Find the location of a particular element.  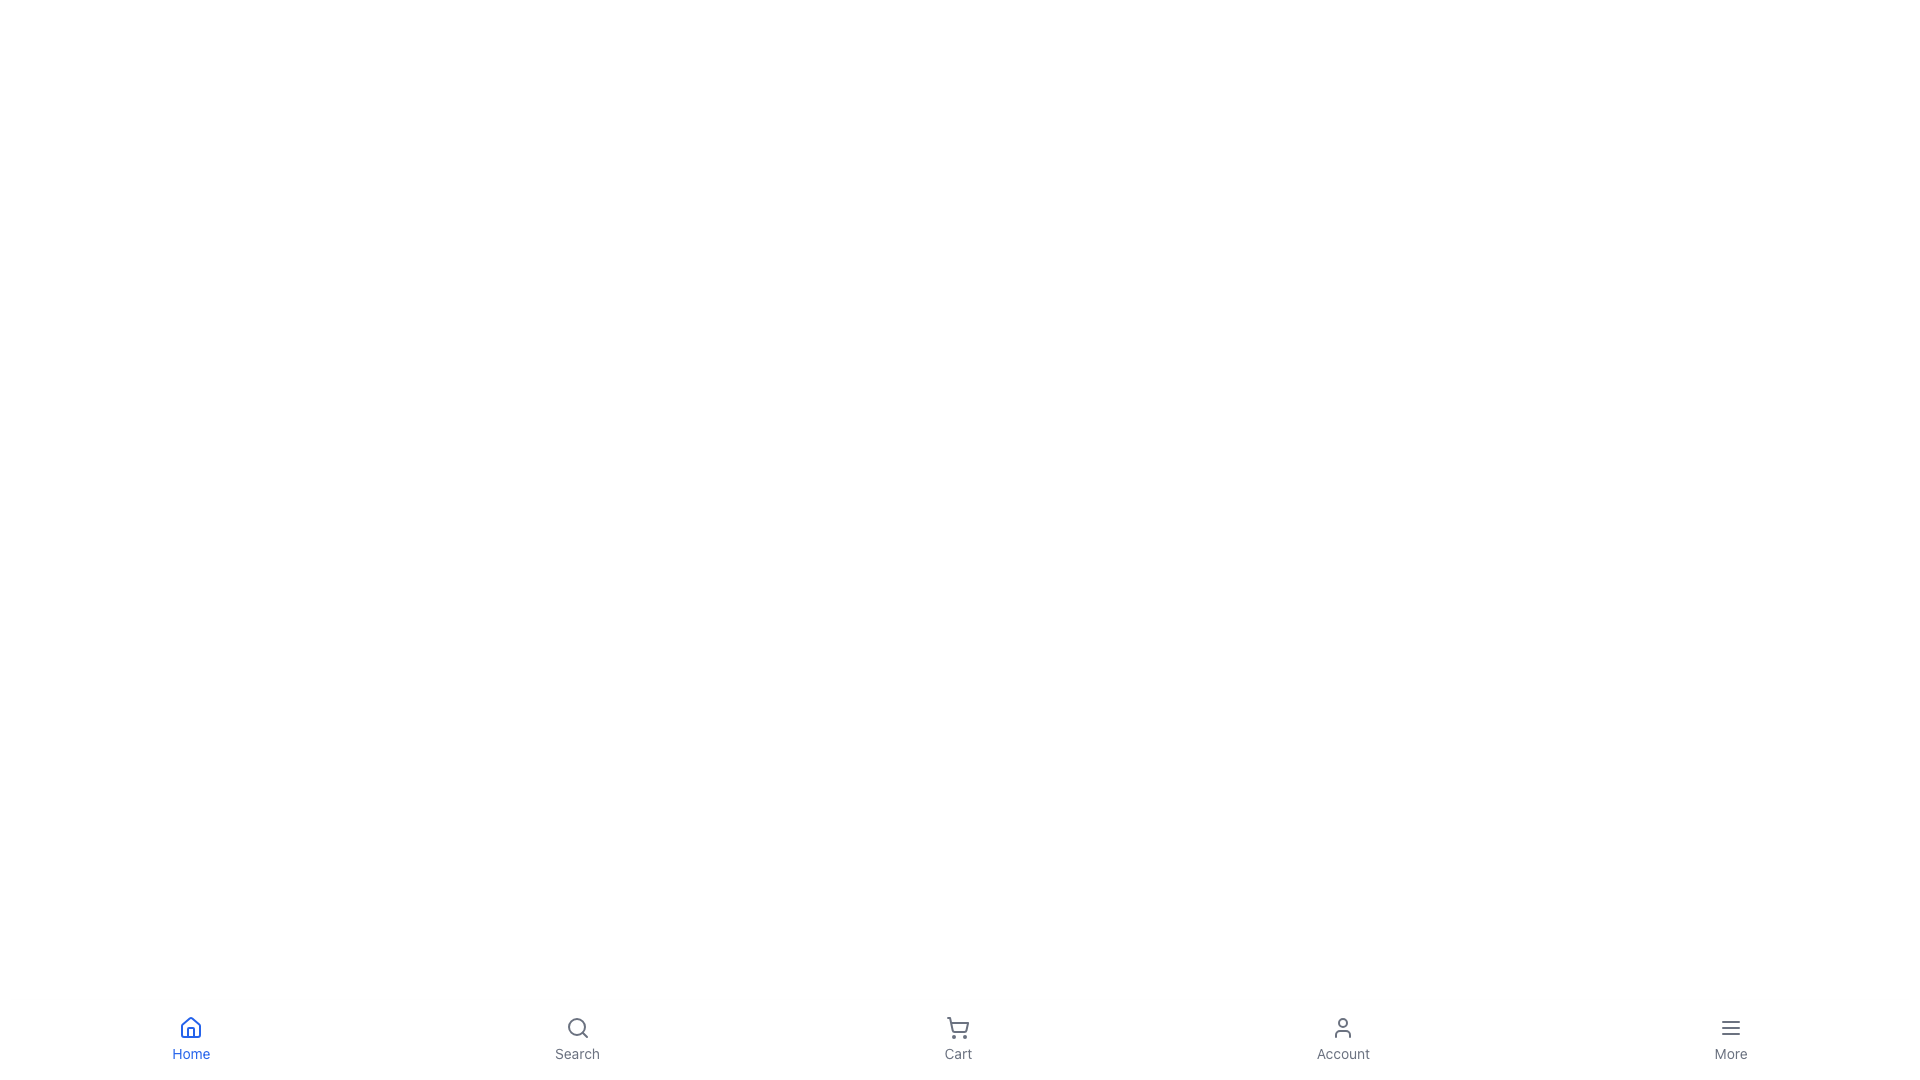

the magnifying glass icon located in the bottom navigation bar is located at coordinates (576, 1028).